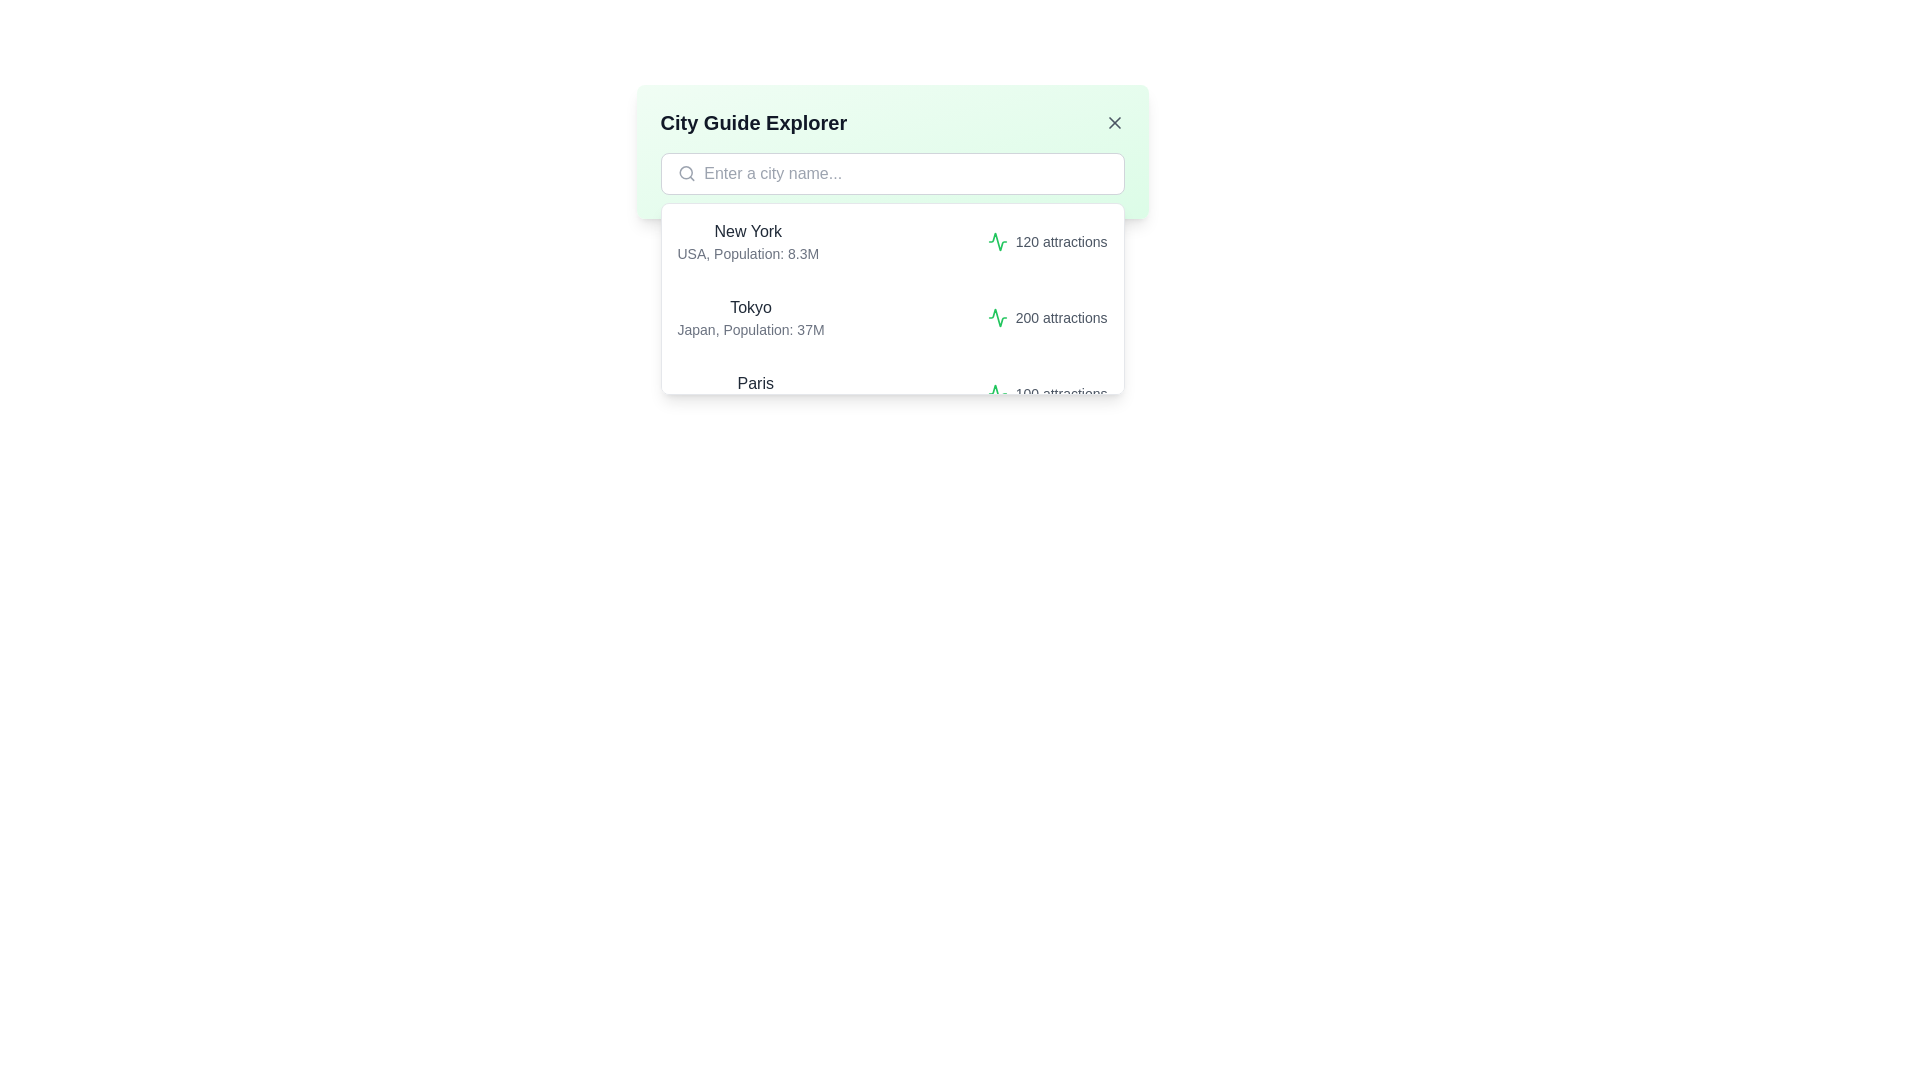  What do you see at coordinates (686, 172) in the screenshot?
I see `the decorative circle element of the search icon located in the 'City Guide Explorer' panel` at bounding box center [686, 172].